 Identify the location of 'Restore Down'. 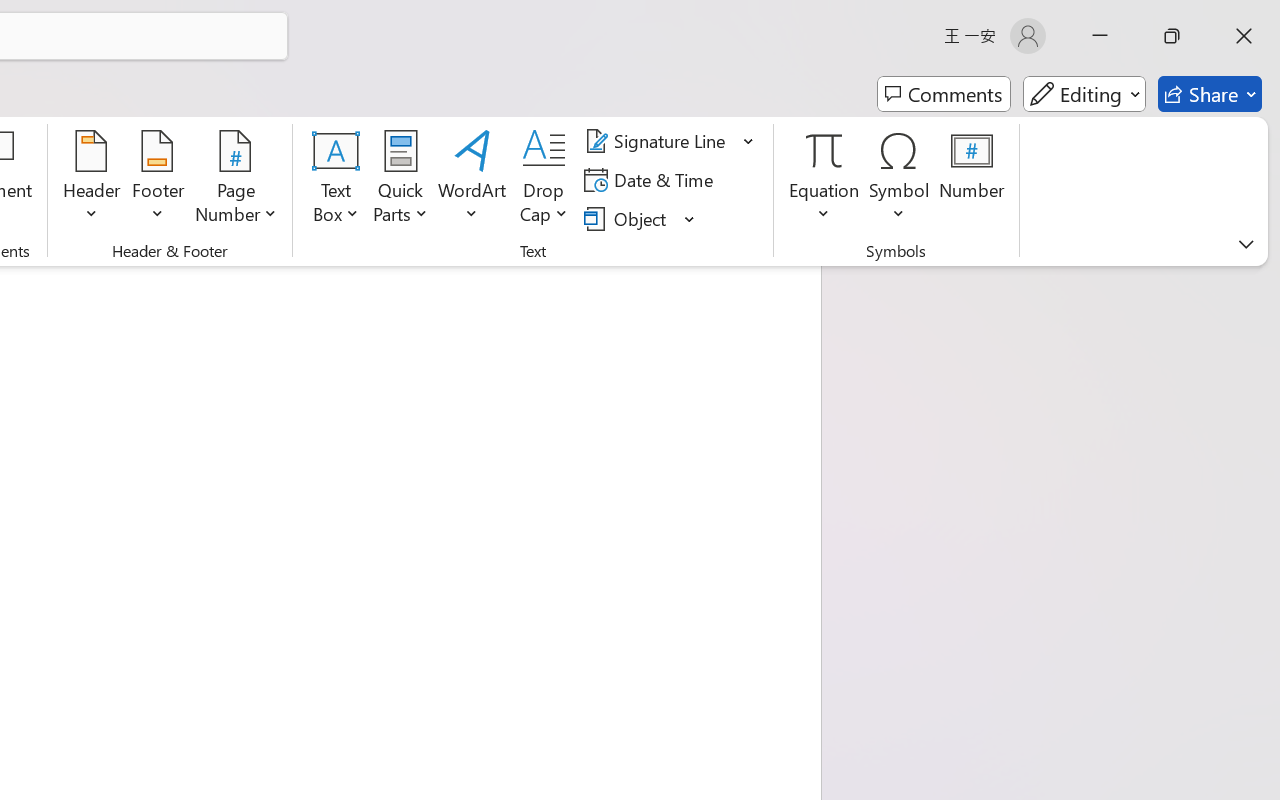
(1172, 35).